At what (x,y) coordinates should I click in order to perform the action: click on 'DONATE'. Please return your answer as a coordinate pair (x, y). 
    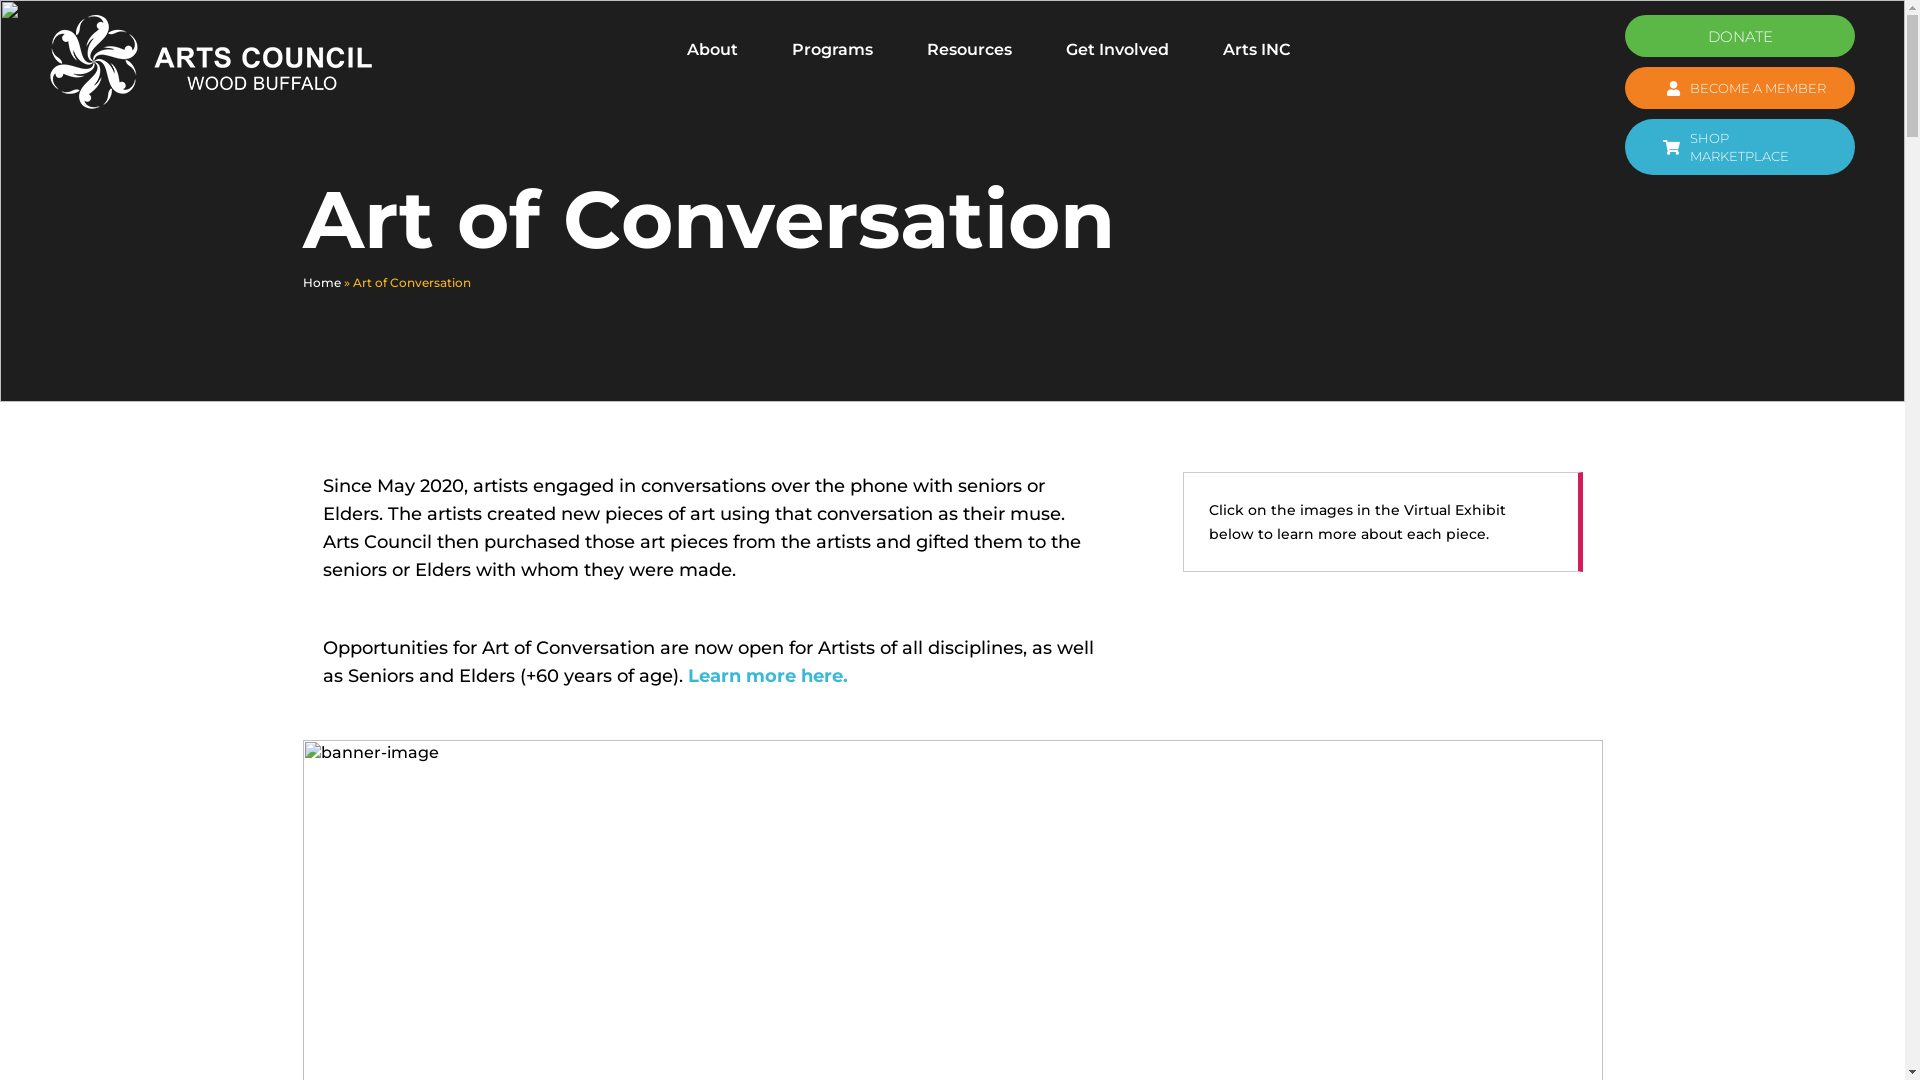
    Looking at the image, I should click on (1738, 35).